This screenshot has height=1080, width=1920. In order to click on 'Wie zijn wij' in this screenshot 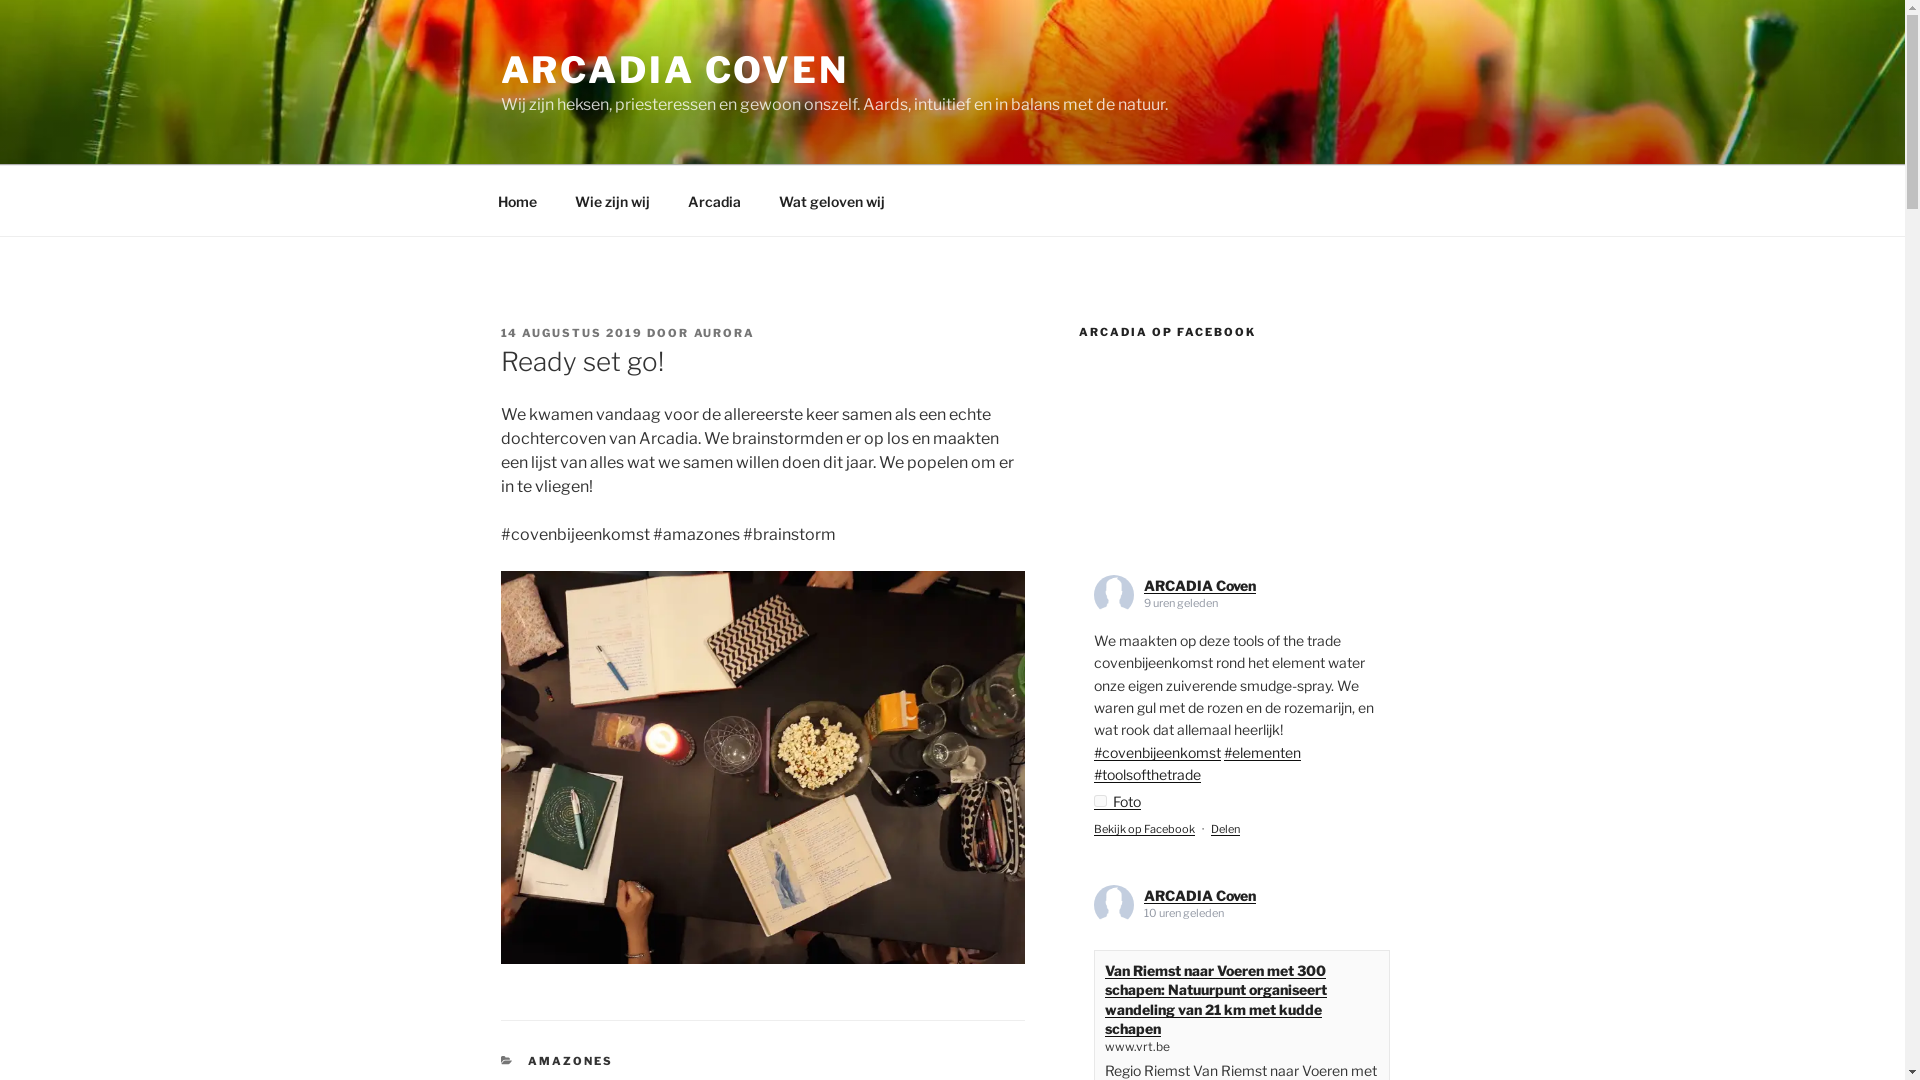, I will do `click(557, 200)`.